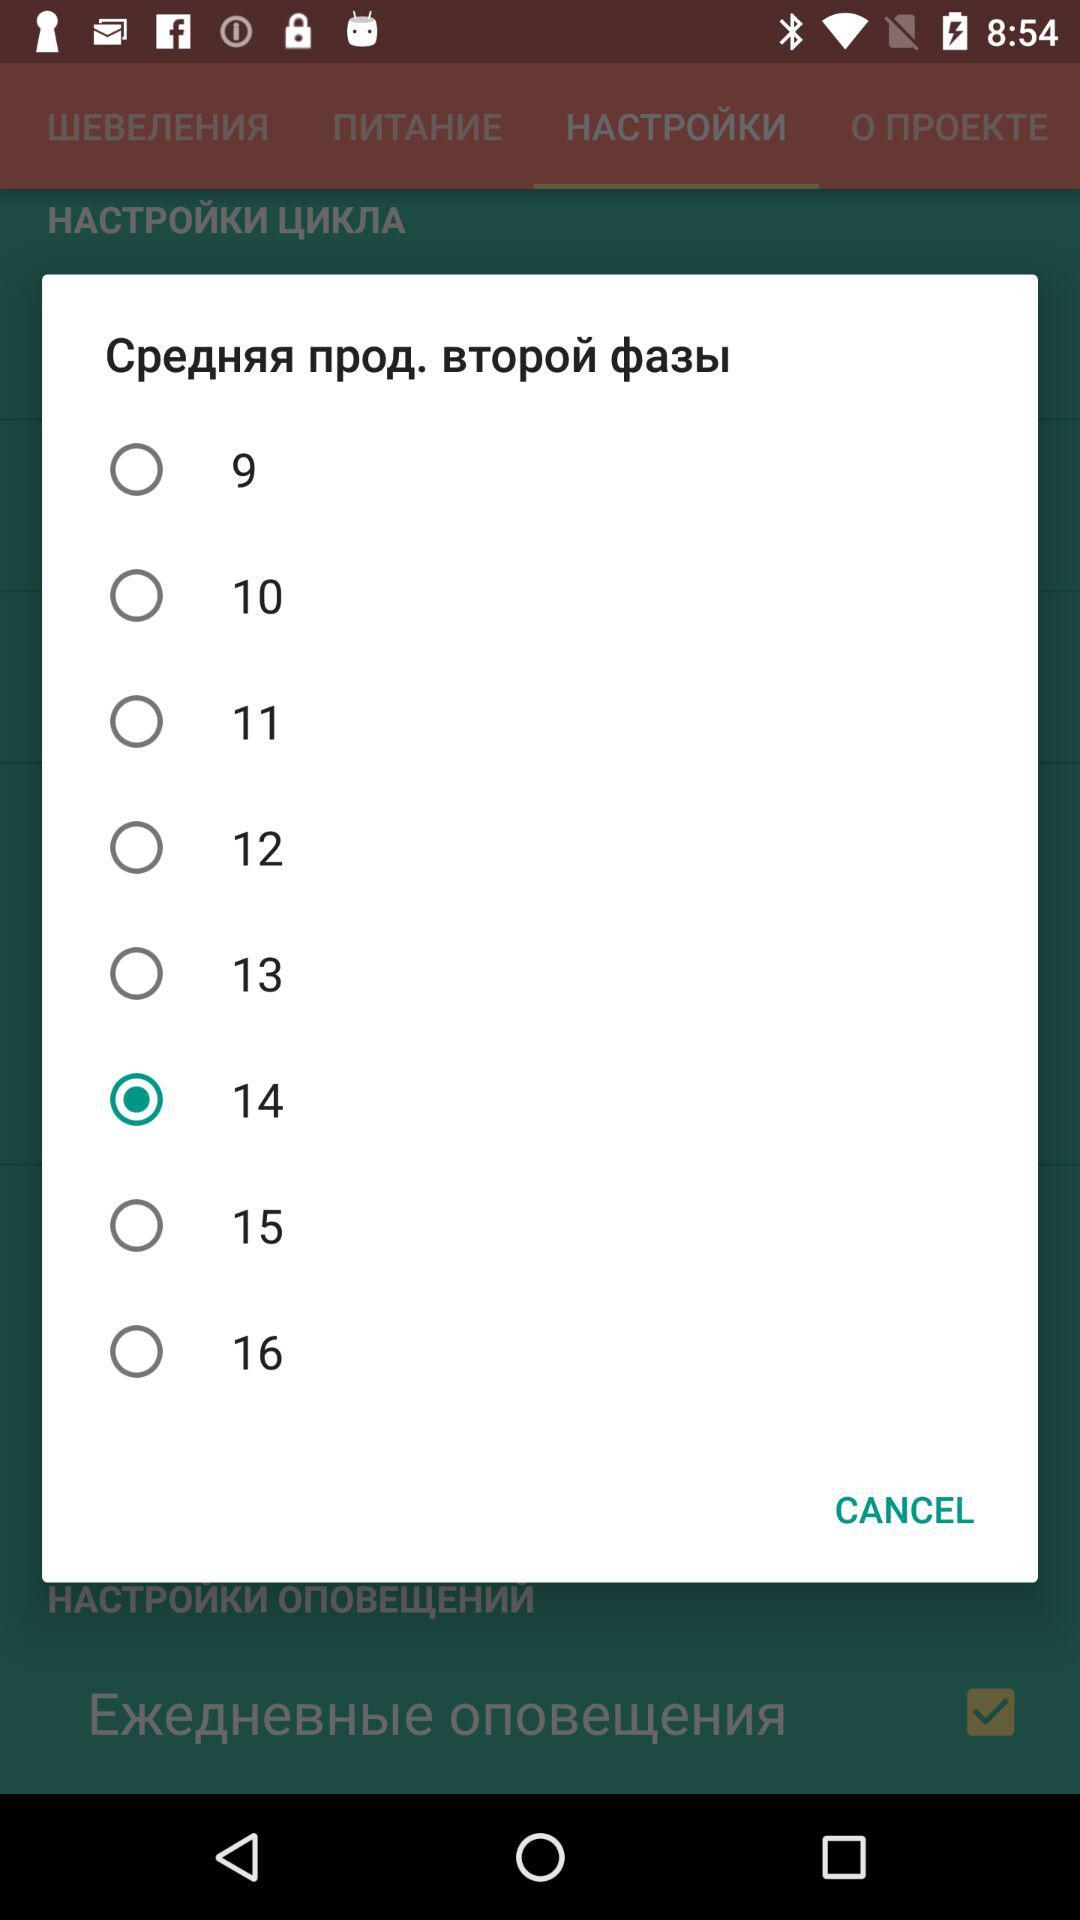  Describe the element at coordinates (904, 1508) in the screenshot. I see `cancel` at that location.